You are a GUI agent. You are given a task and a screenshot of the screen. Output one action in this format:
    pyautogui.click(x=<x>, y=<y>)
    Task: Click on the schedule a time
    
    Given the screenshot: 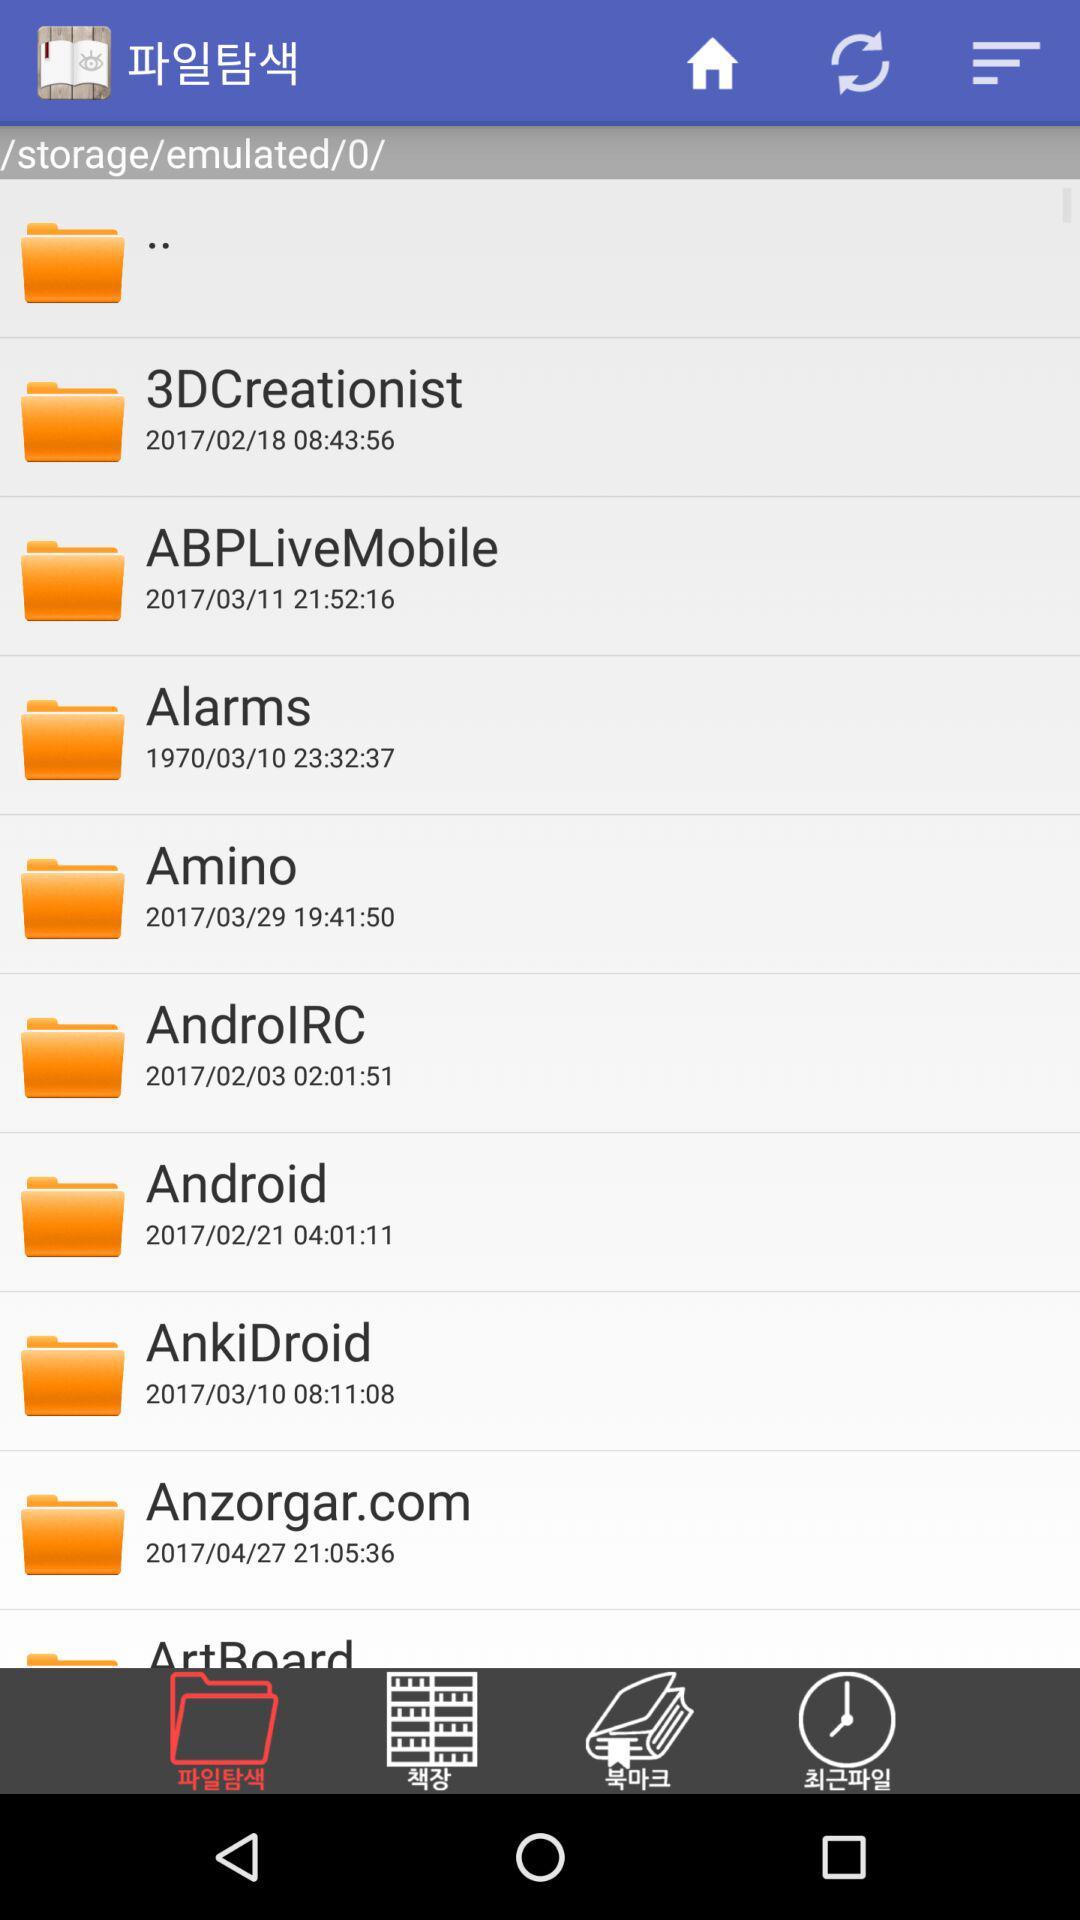 What is the action you would take?
    pyautogui.click(x=870, y=1730)
    